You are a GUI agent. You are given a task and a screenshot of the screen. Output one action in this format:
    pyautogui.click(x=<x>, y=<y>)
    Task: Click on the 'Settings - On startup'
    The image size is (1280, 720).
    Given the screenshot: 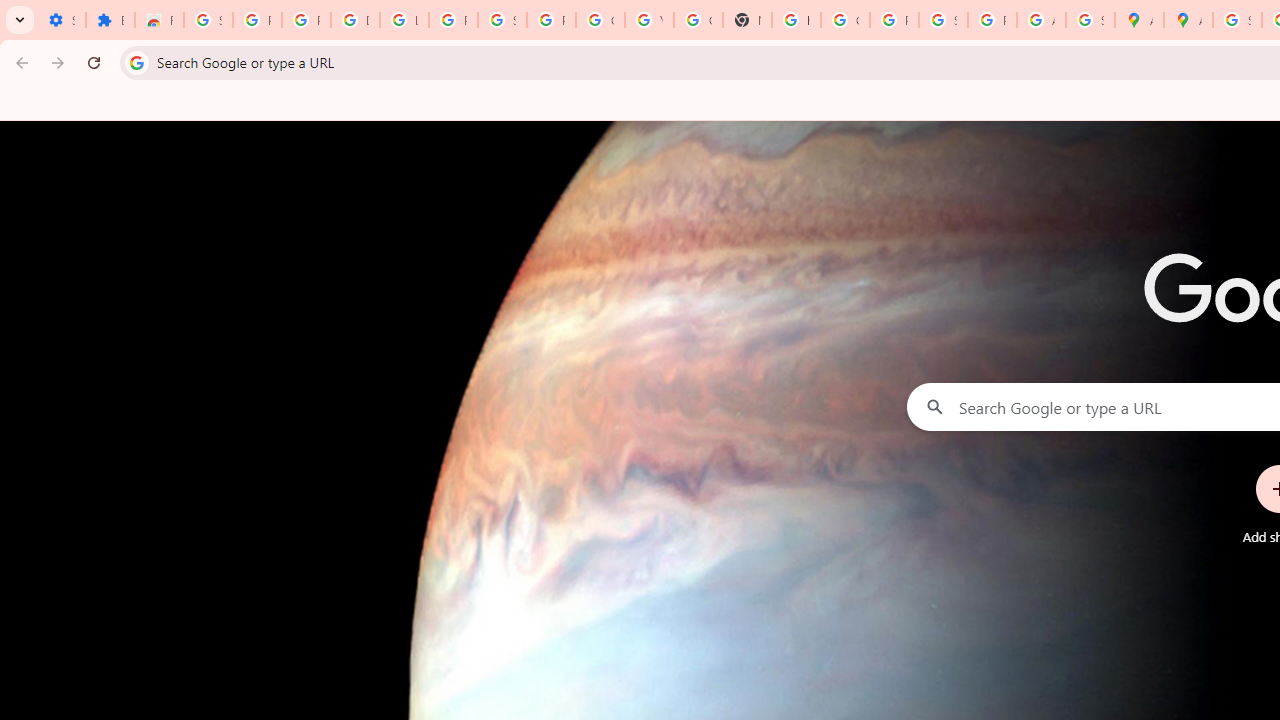 What is the action you would take?
    pyautogui.click(x=61, y=20)
    